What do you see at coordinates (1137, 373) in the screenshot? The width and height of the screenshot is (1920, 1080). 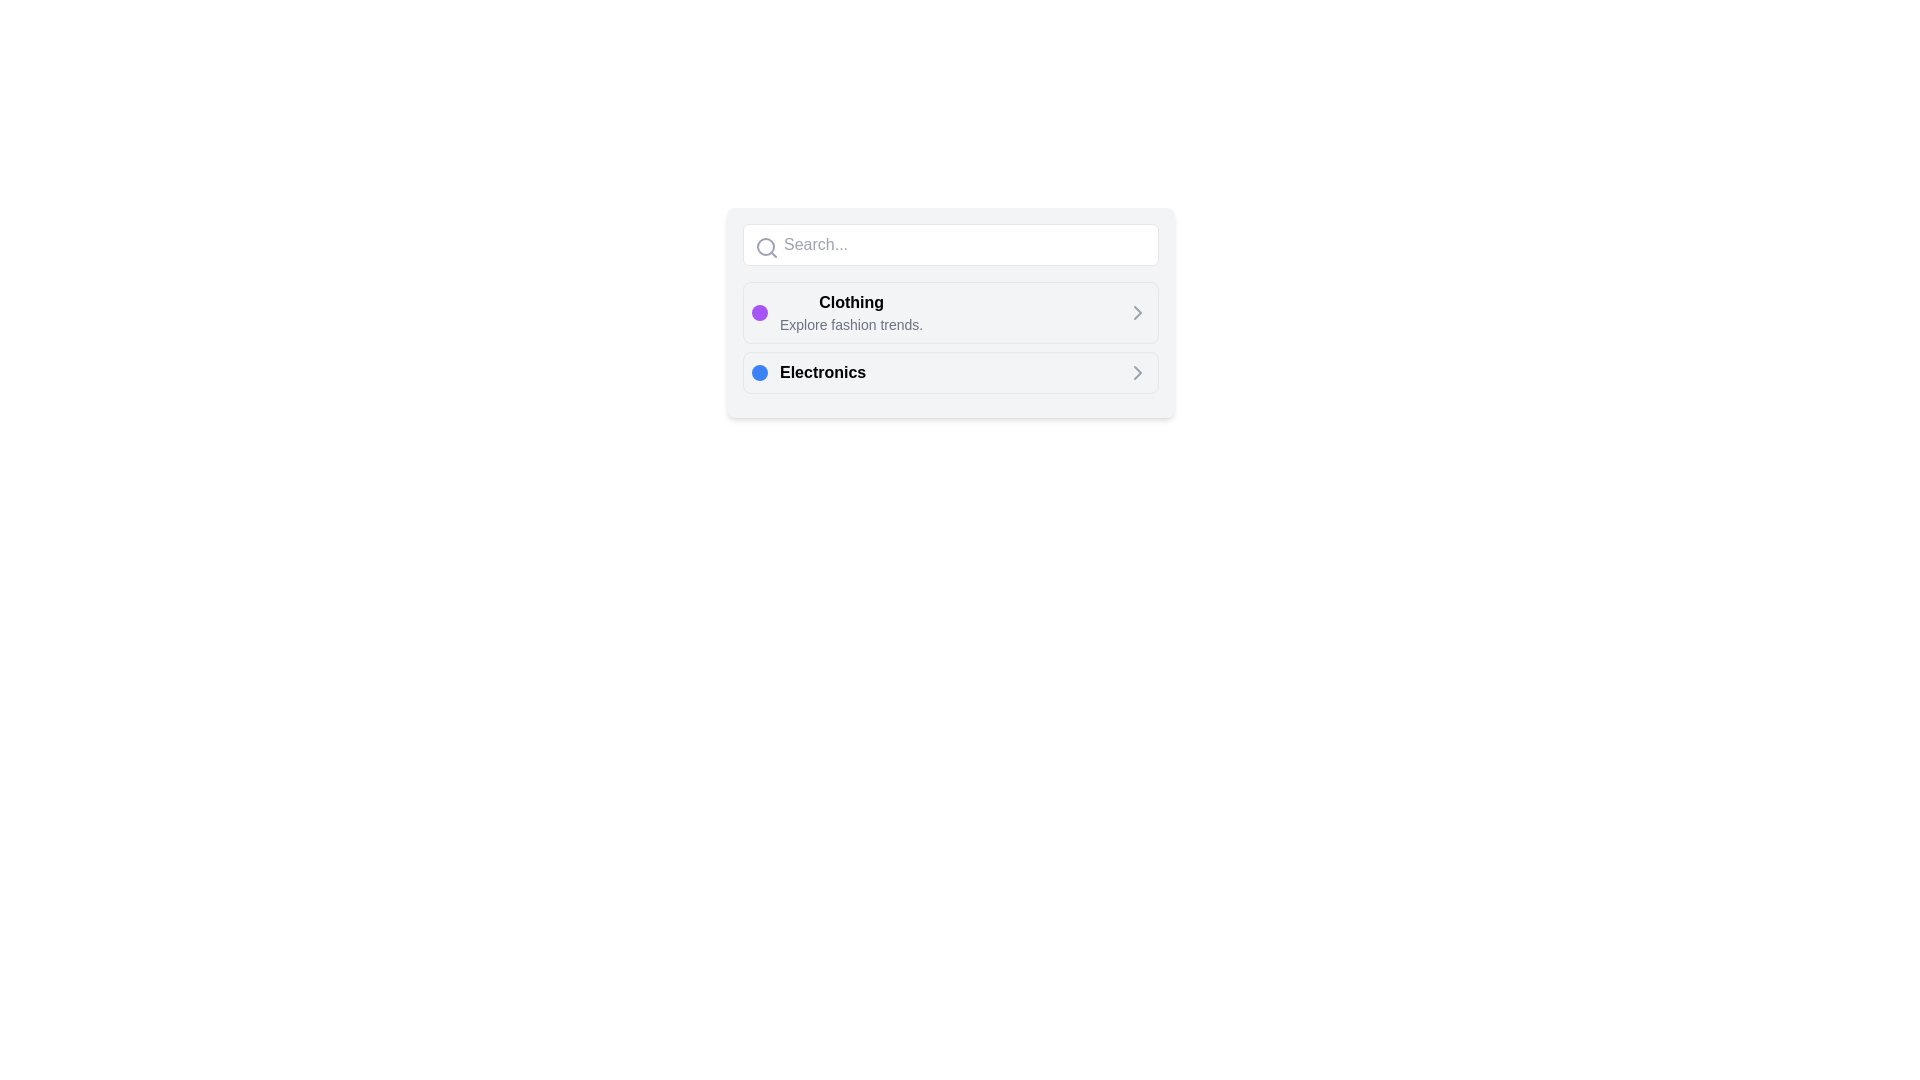 I see `the gray right-facing chevron icon located on the right side of the 'Electronics' panel` at bounding box center [1137, 373].